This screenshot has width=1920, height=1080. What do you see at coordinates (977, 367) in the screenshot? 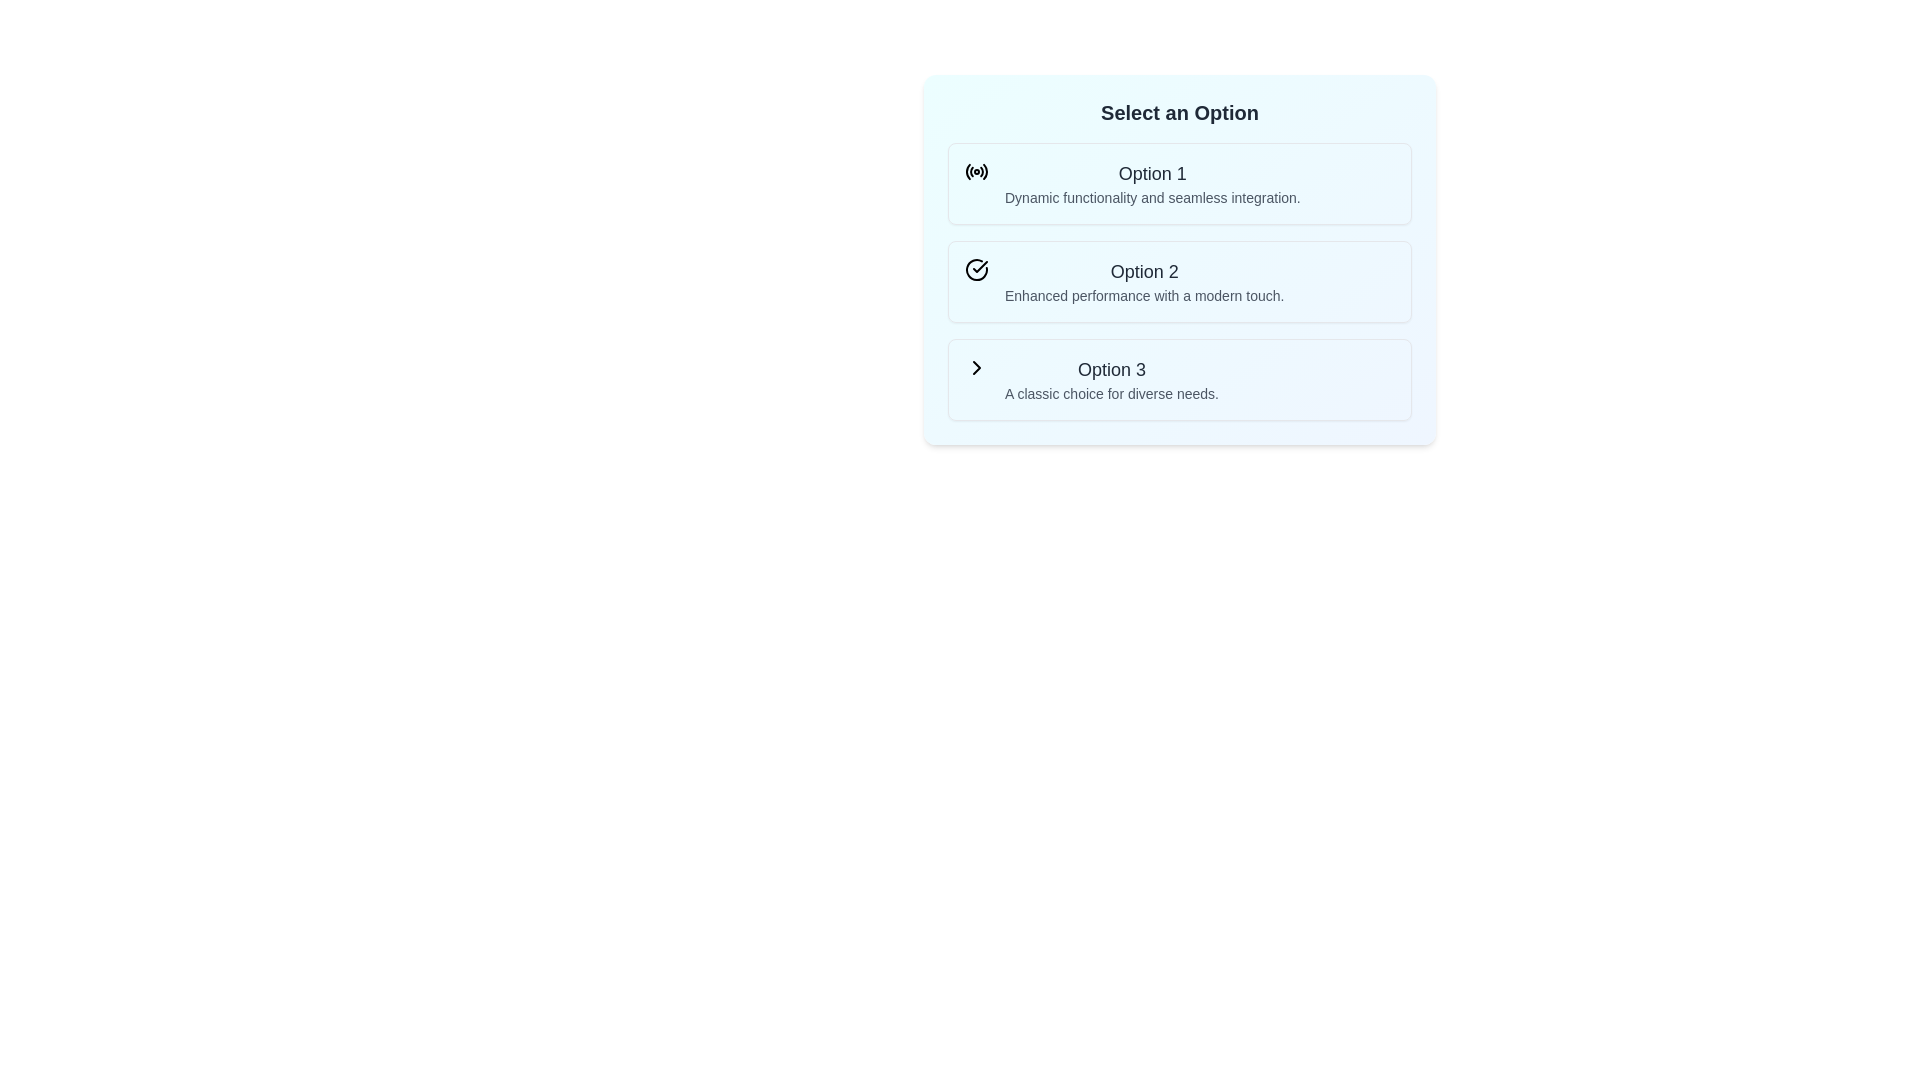
I see `the navigation icon located on the left side of the block labeled 'Option 3: A classic choice for diverse needs.'` at bounding box center [977, 367].